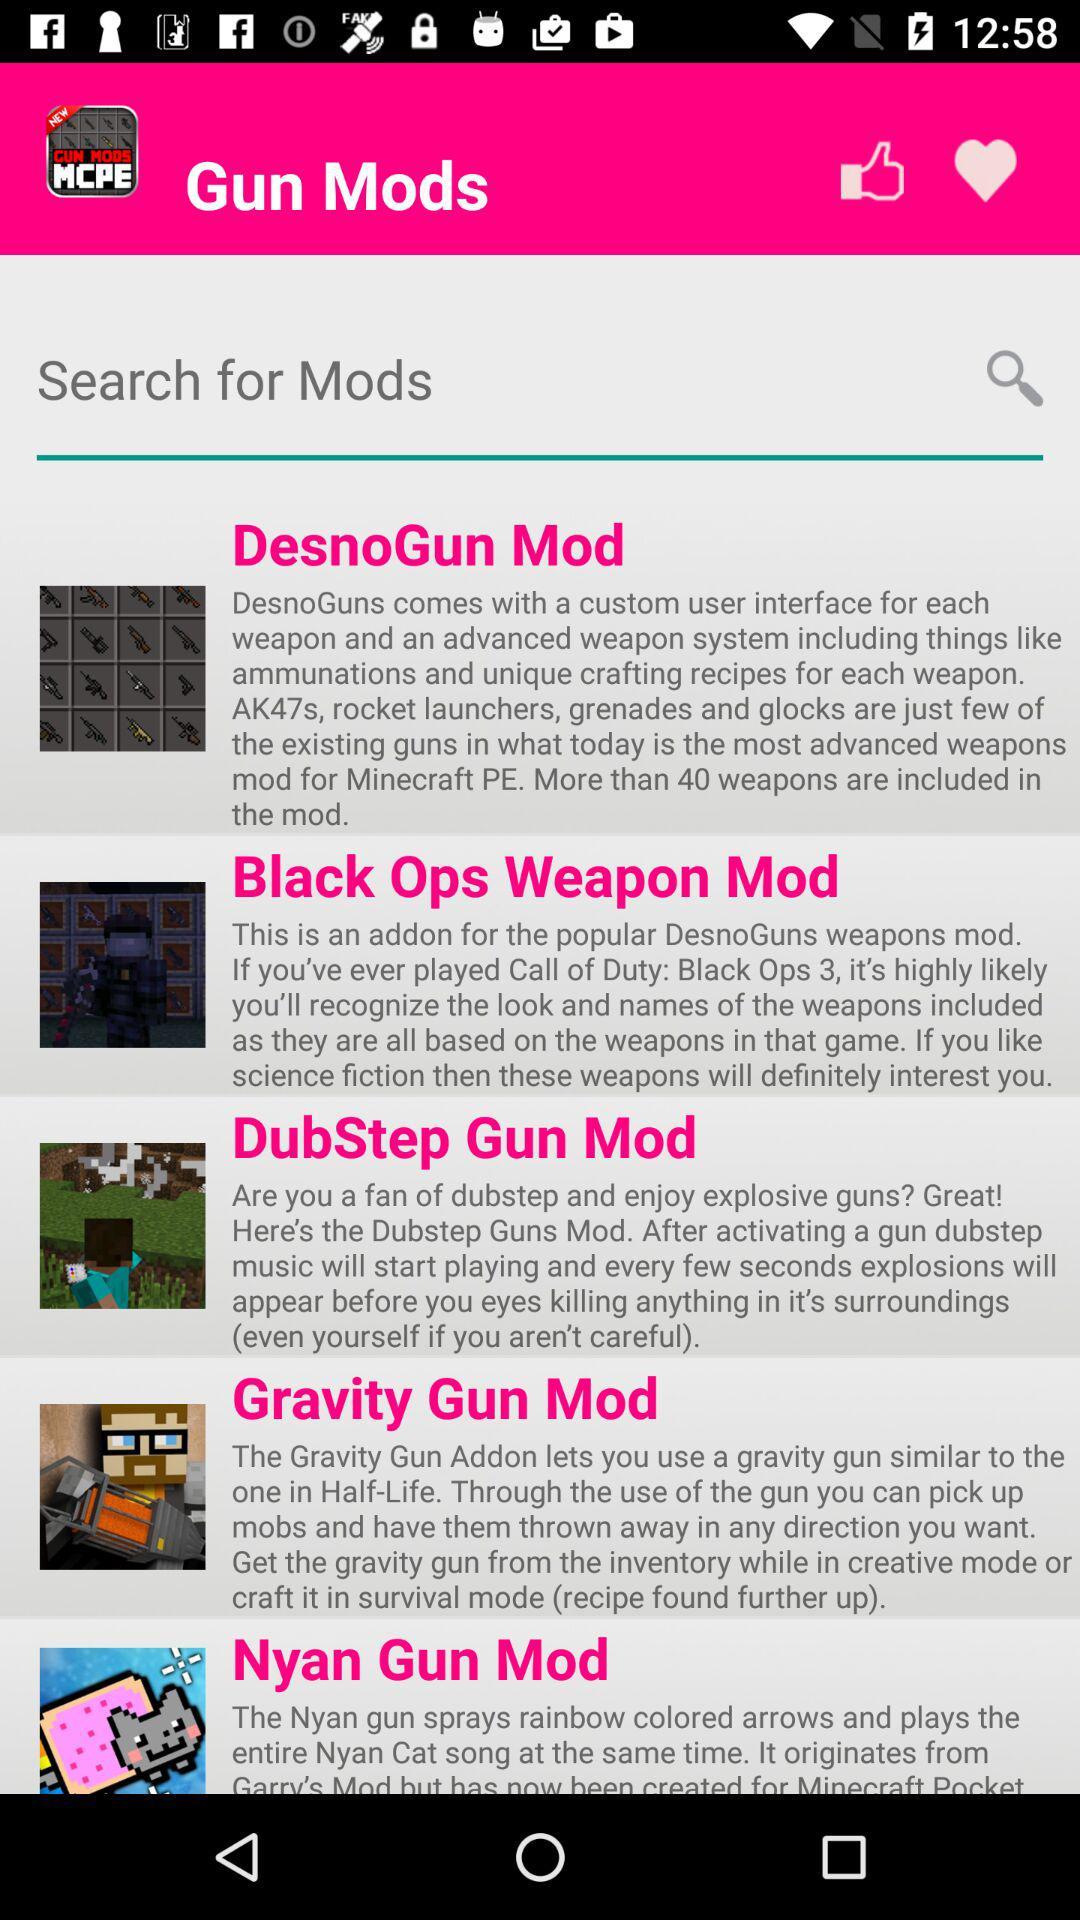  What do you see at coordinates (655, 1003) in the screenshot?
I see `the app below the black ops weapon item` at bounding box center [655, 1003].